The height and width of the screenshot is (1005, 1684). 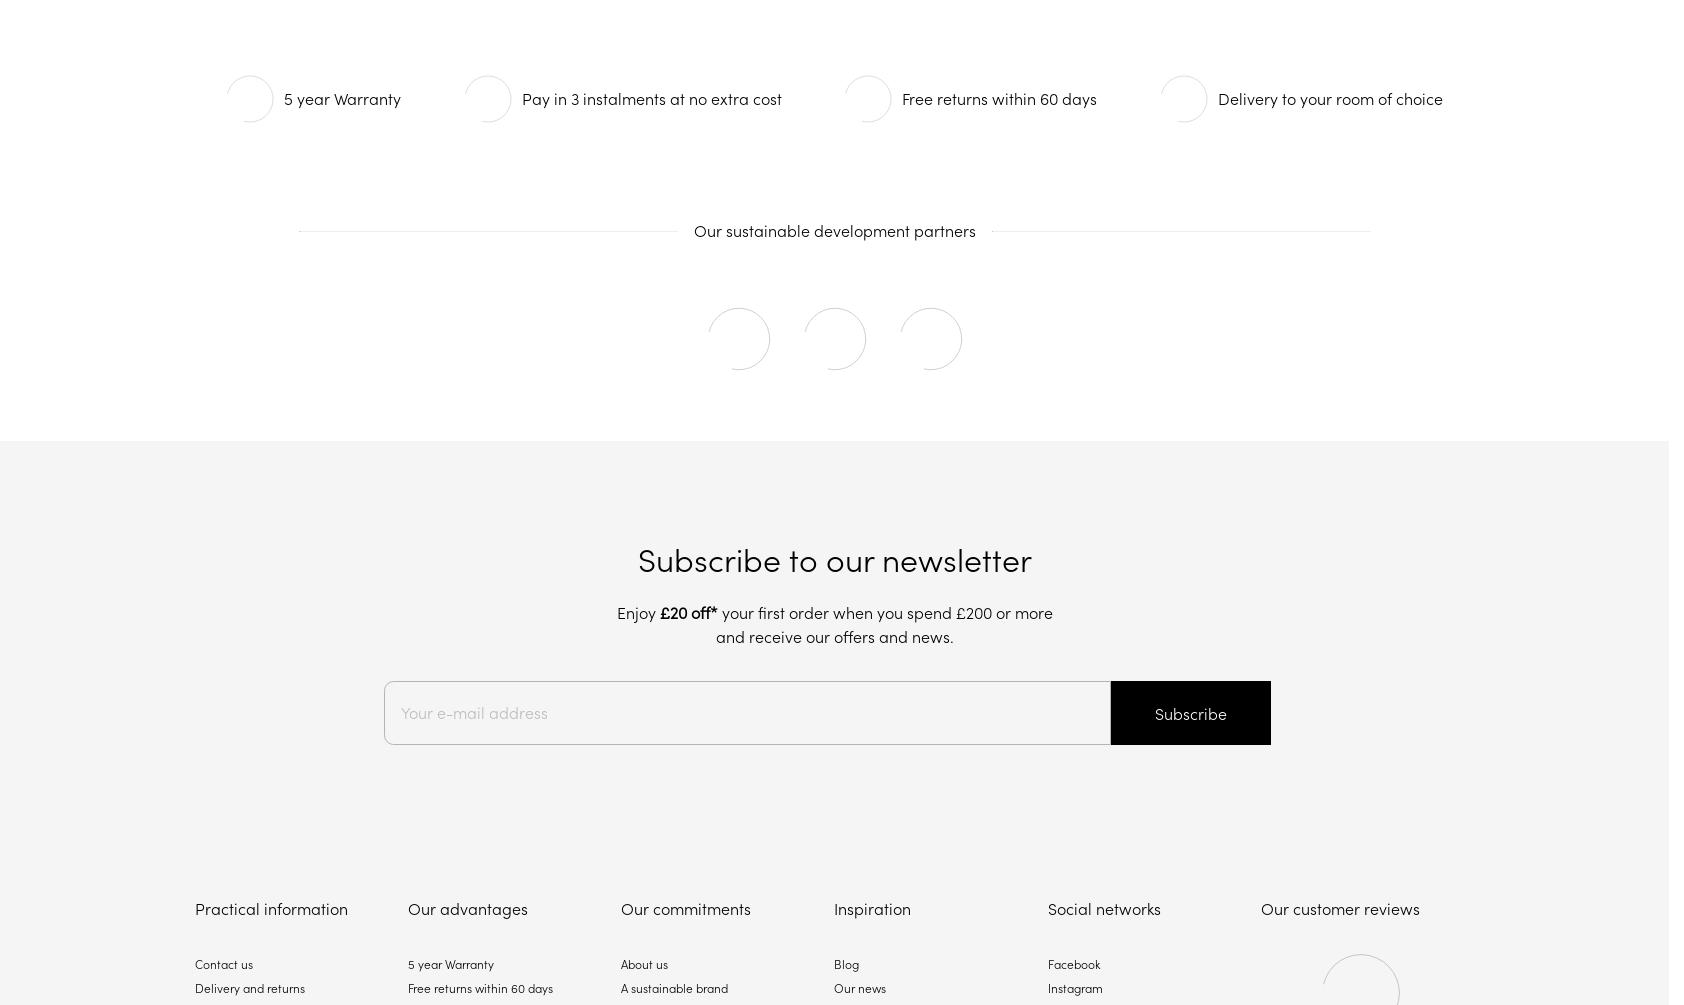 What do you see at coordinates (644, 963) in the screenshot?
I see `'About us'` at bounding box center [644, 963].